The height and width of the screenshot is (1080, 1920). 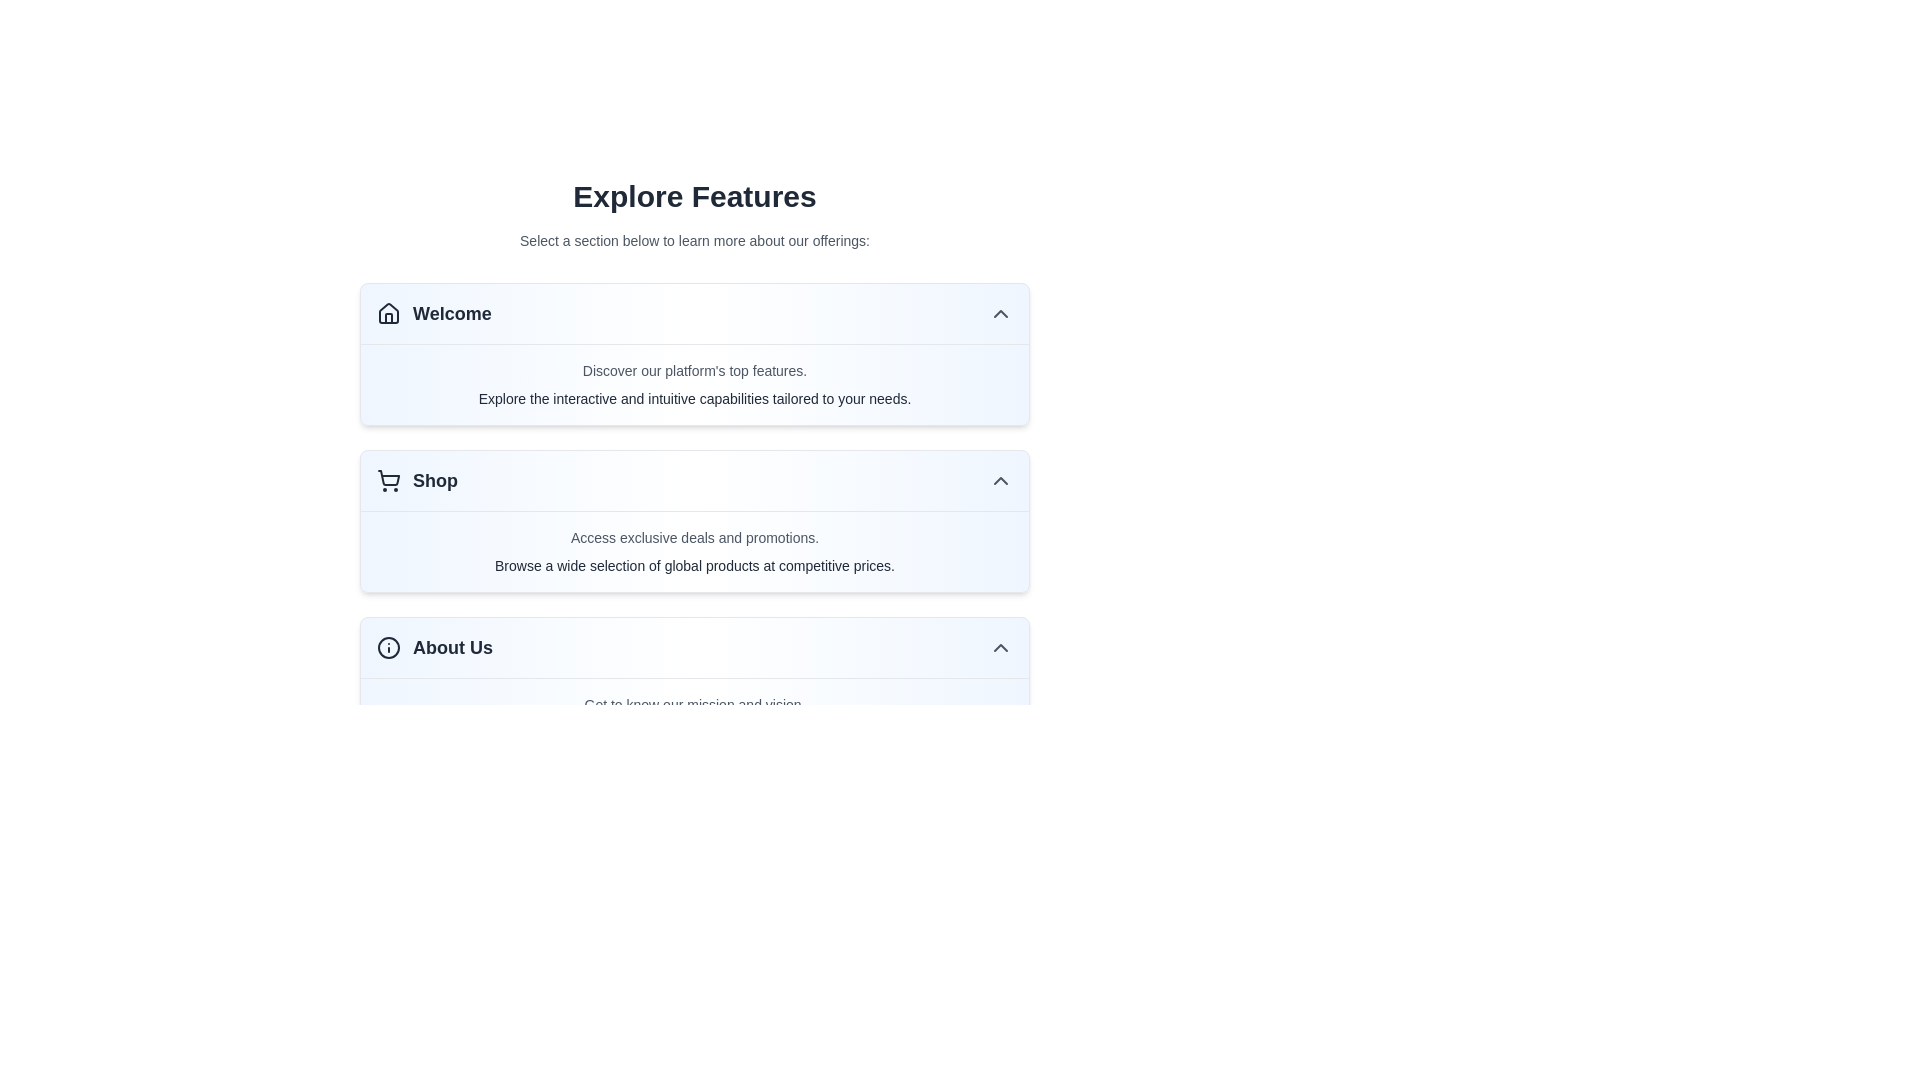 What do you see at coordinates (695, 239) in the screenshot?
I see `the static text element that provides concise instructions for exploring different sections, located directly below the header 'Explore Features'` at bounding box center [695, 239].